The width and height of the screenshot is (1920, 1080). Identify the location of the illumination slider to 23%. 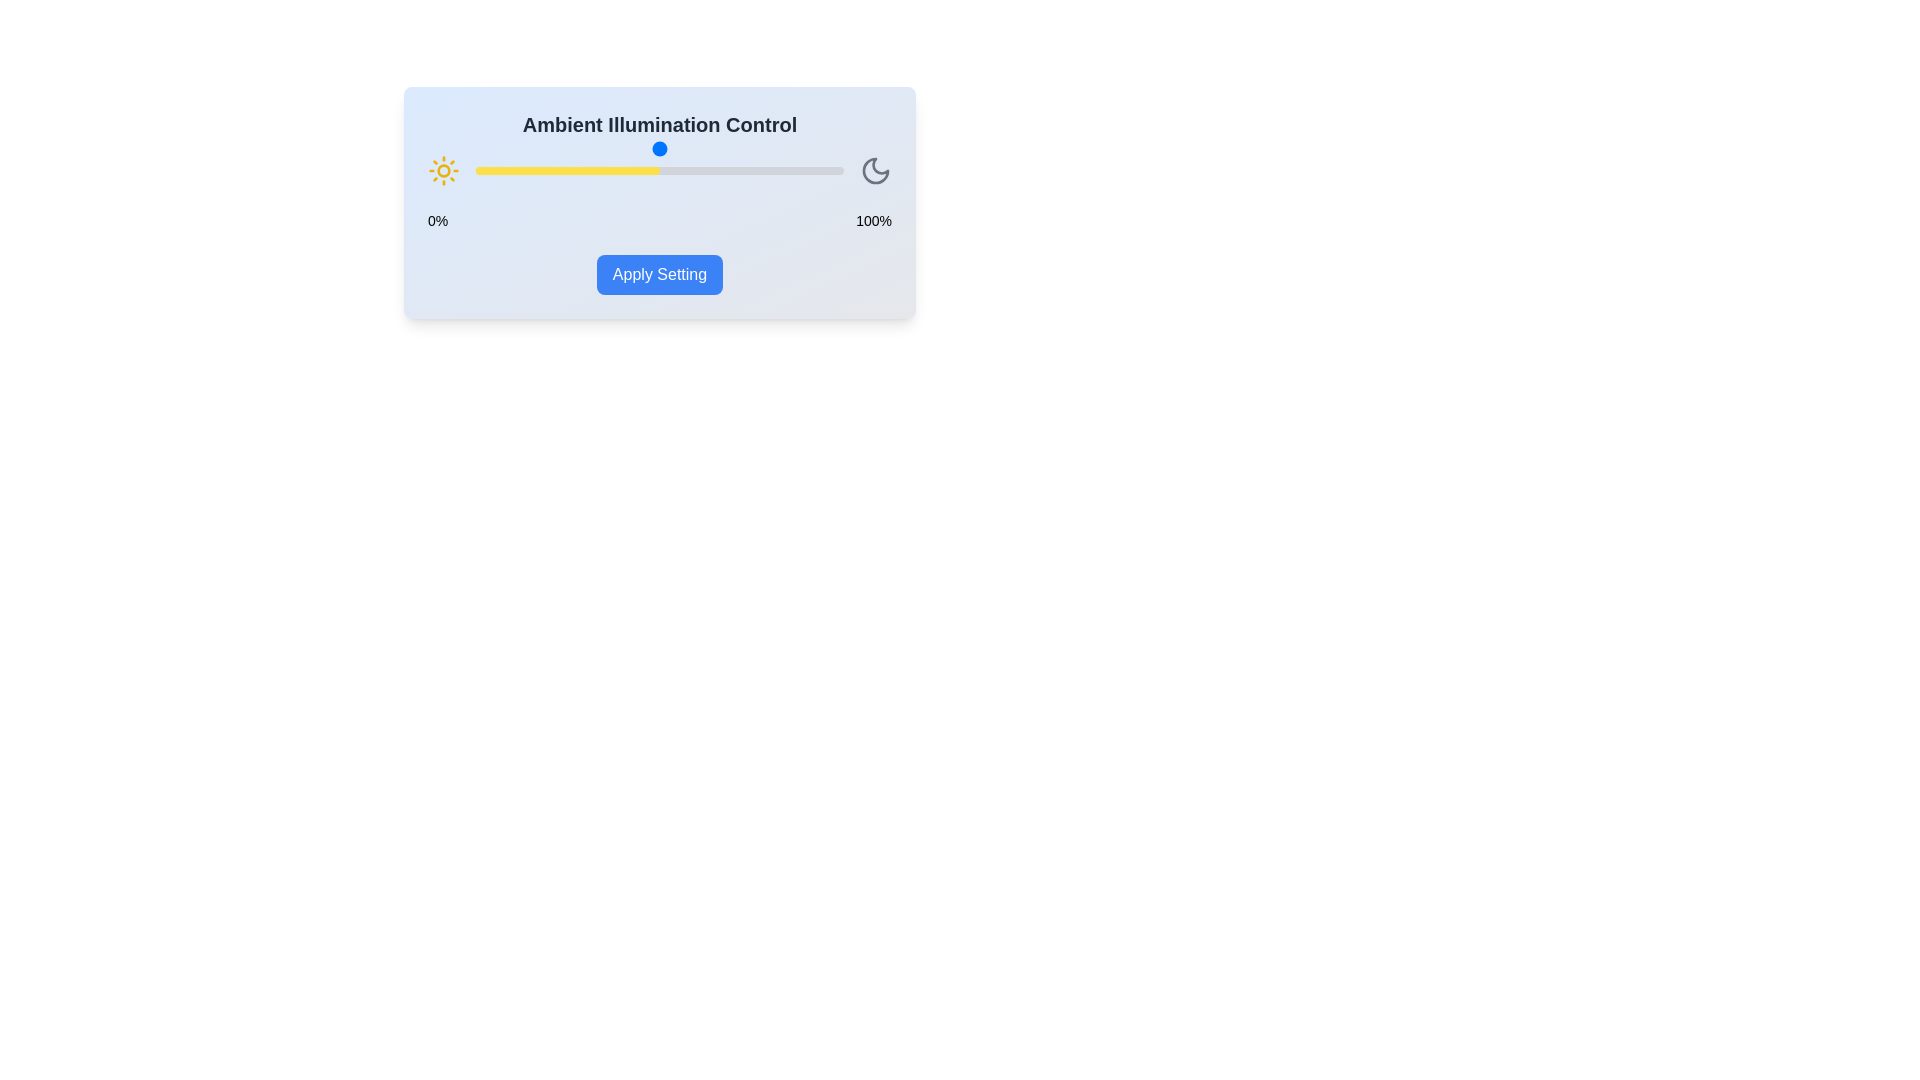
(560, 169).